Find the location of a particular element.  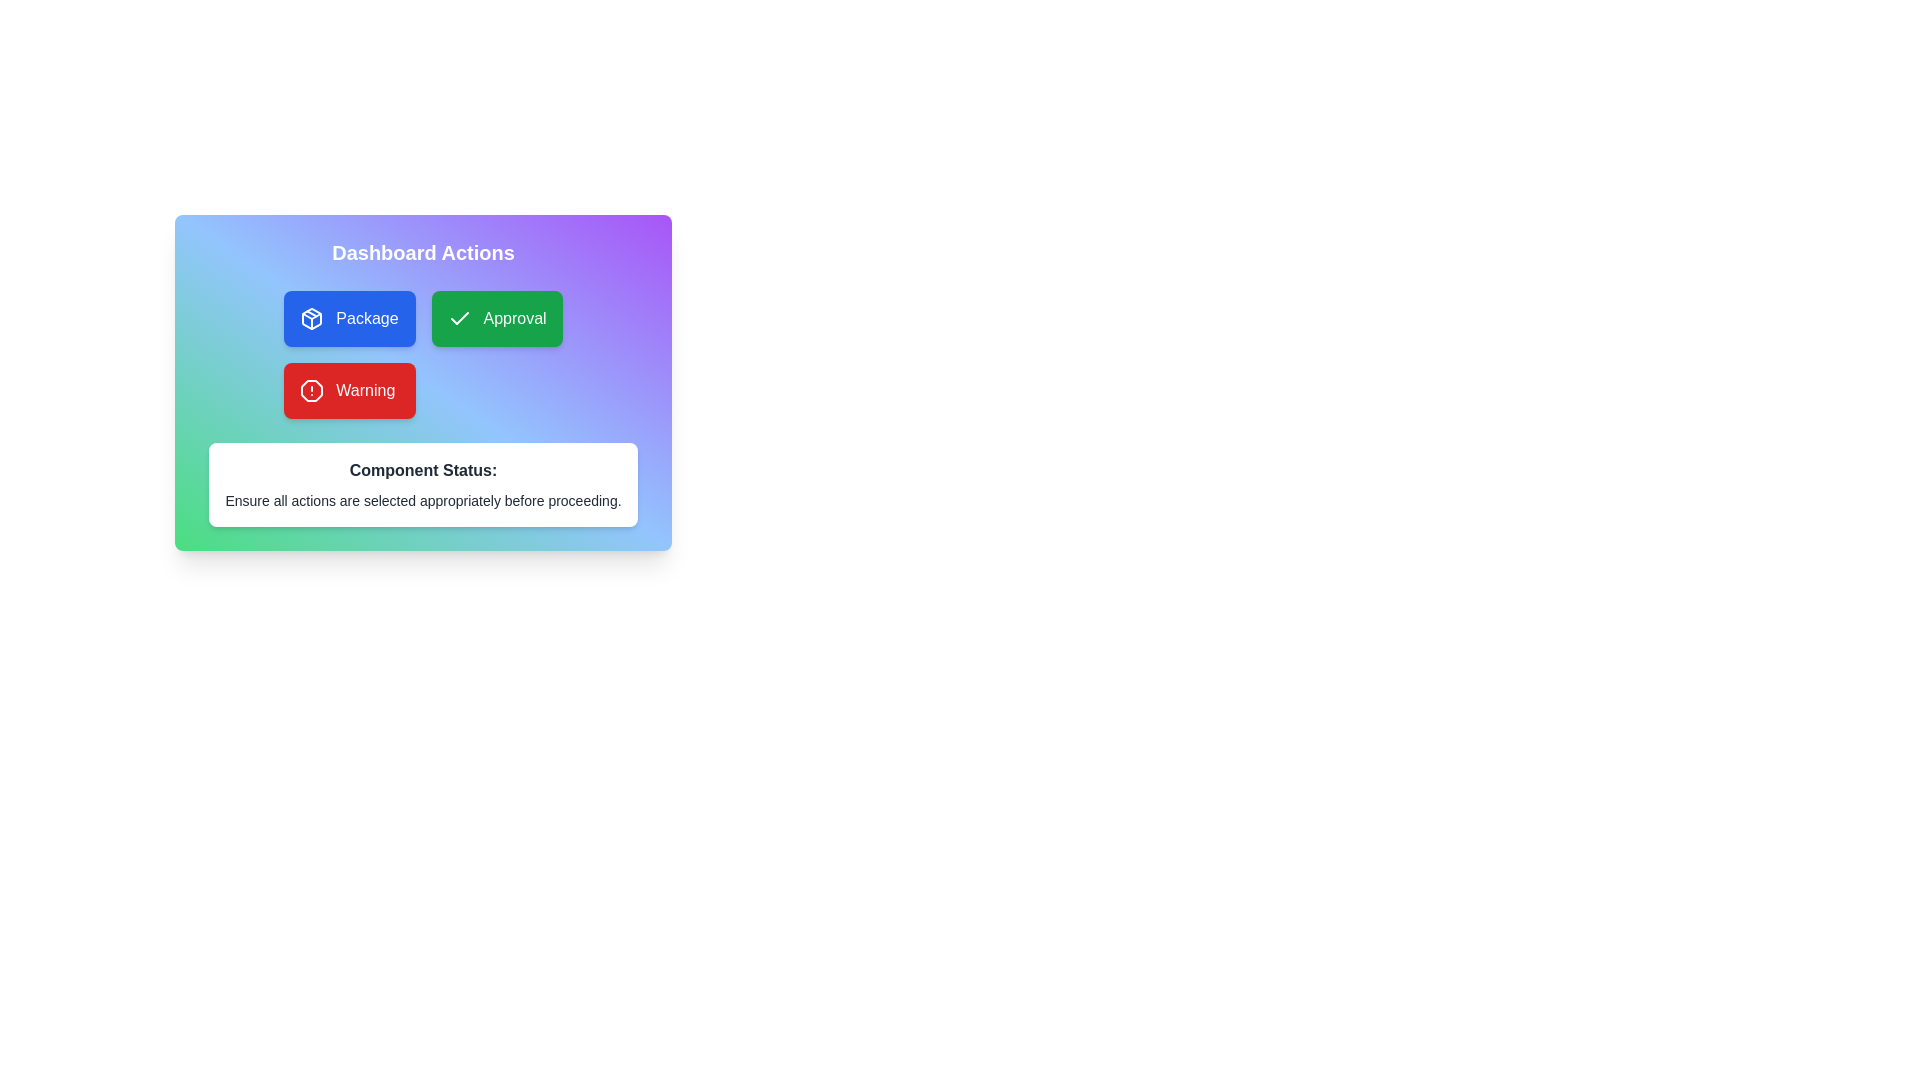

the checkmark icon located inside the green 'Approval' button in the 'Dashboard Actions' section to signify confirmation or success is located at coordinates (458, 318).